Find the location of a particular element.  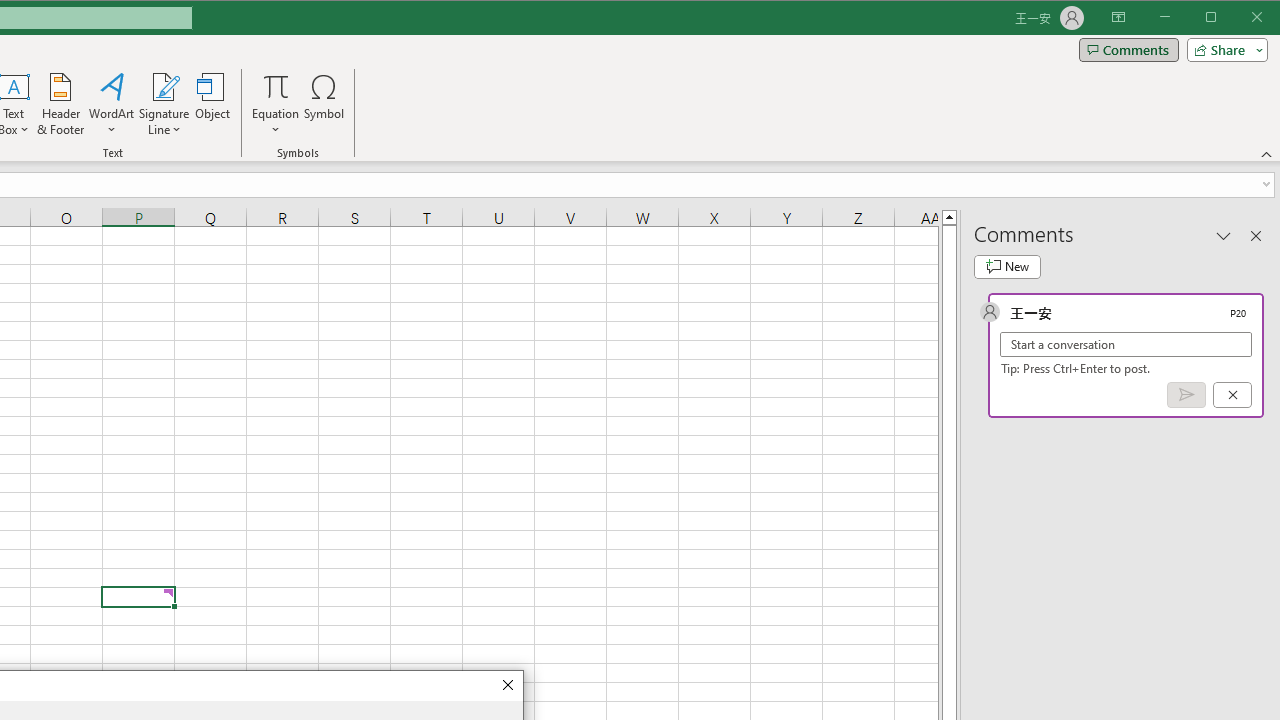

'New comment' is located at coordinates (1007, 266).